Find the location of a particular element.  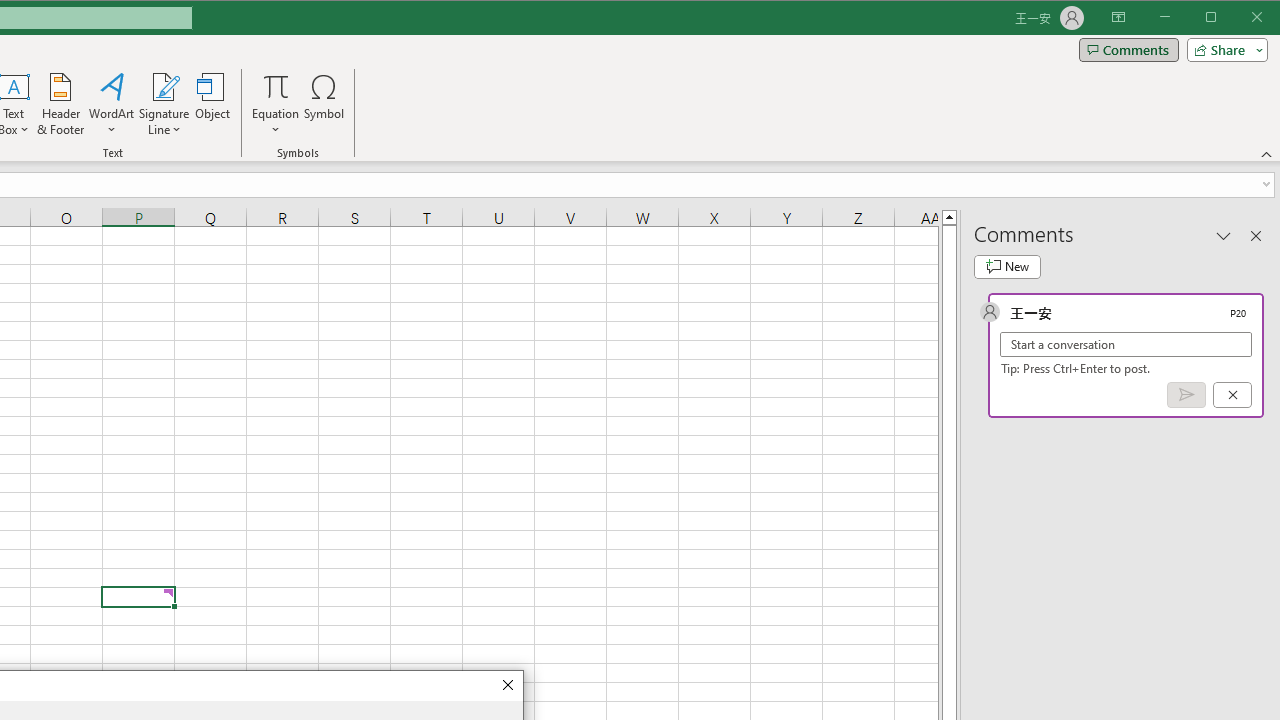

'New comment' is located at coordinates (1007, 266).